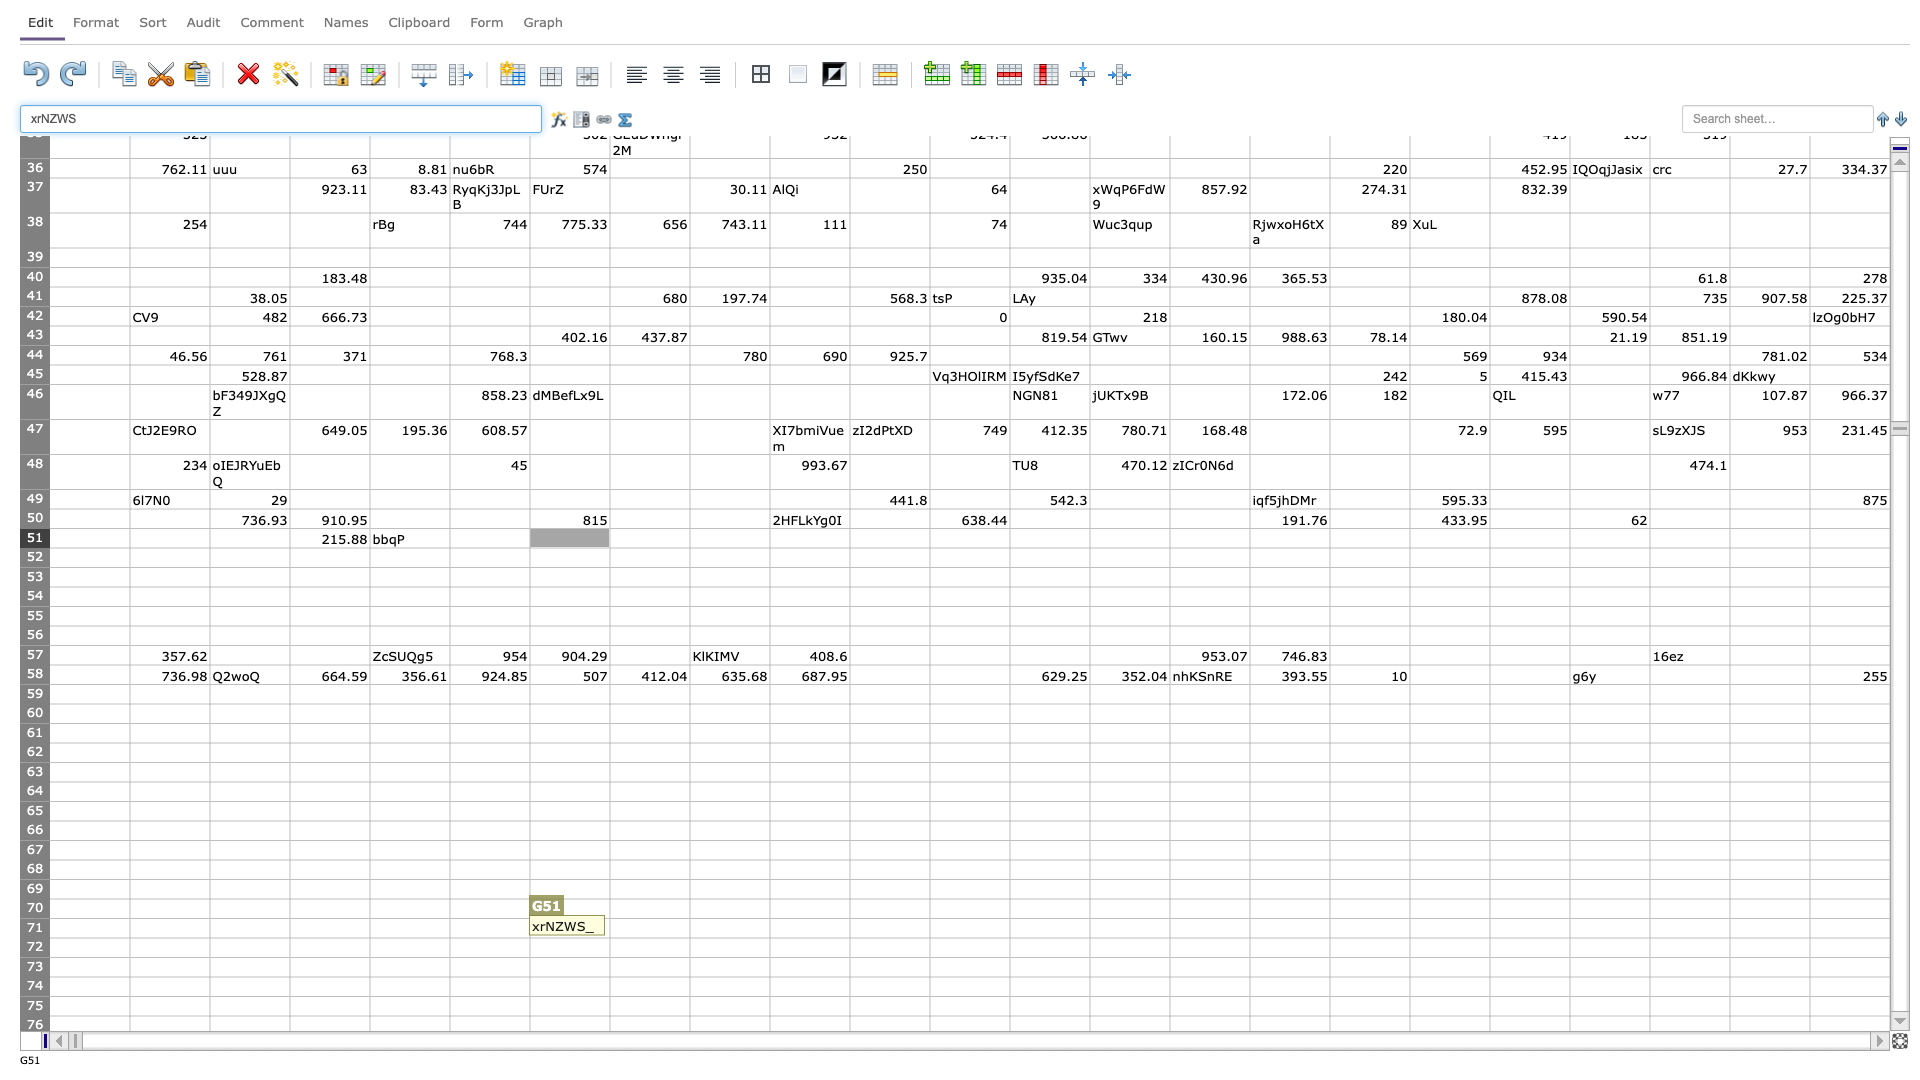 Image resolution: width=1920 pixels, height=1080 pixels. I want to click on Bottom right corner of cell H-71, so click(690, 937).